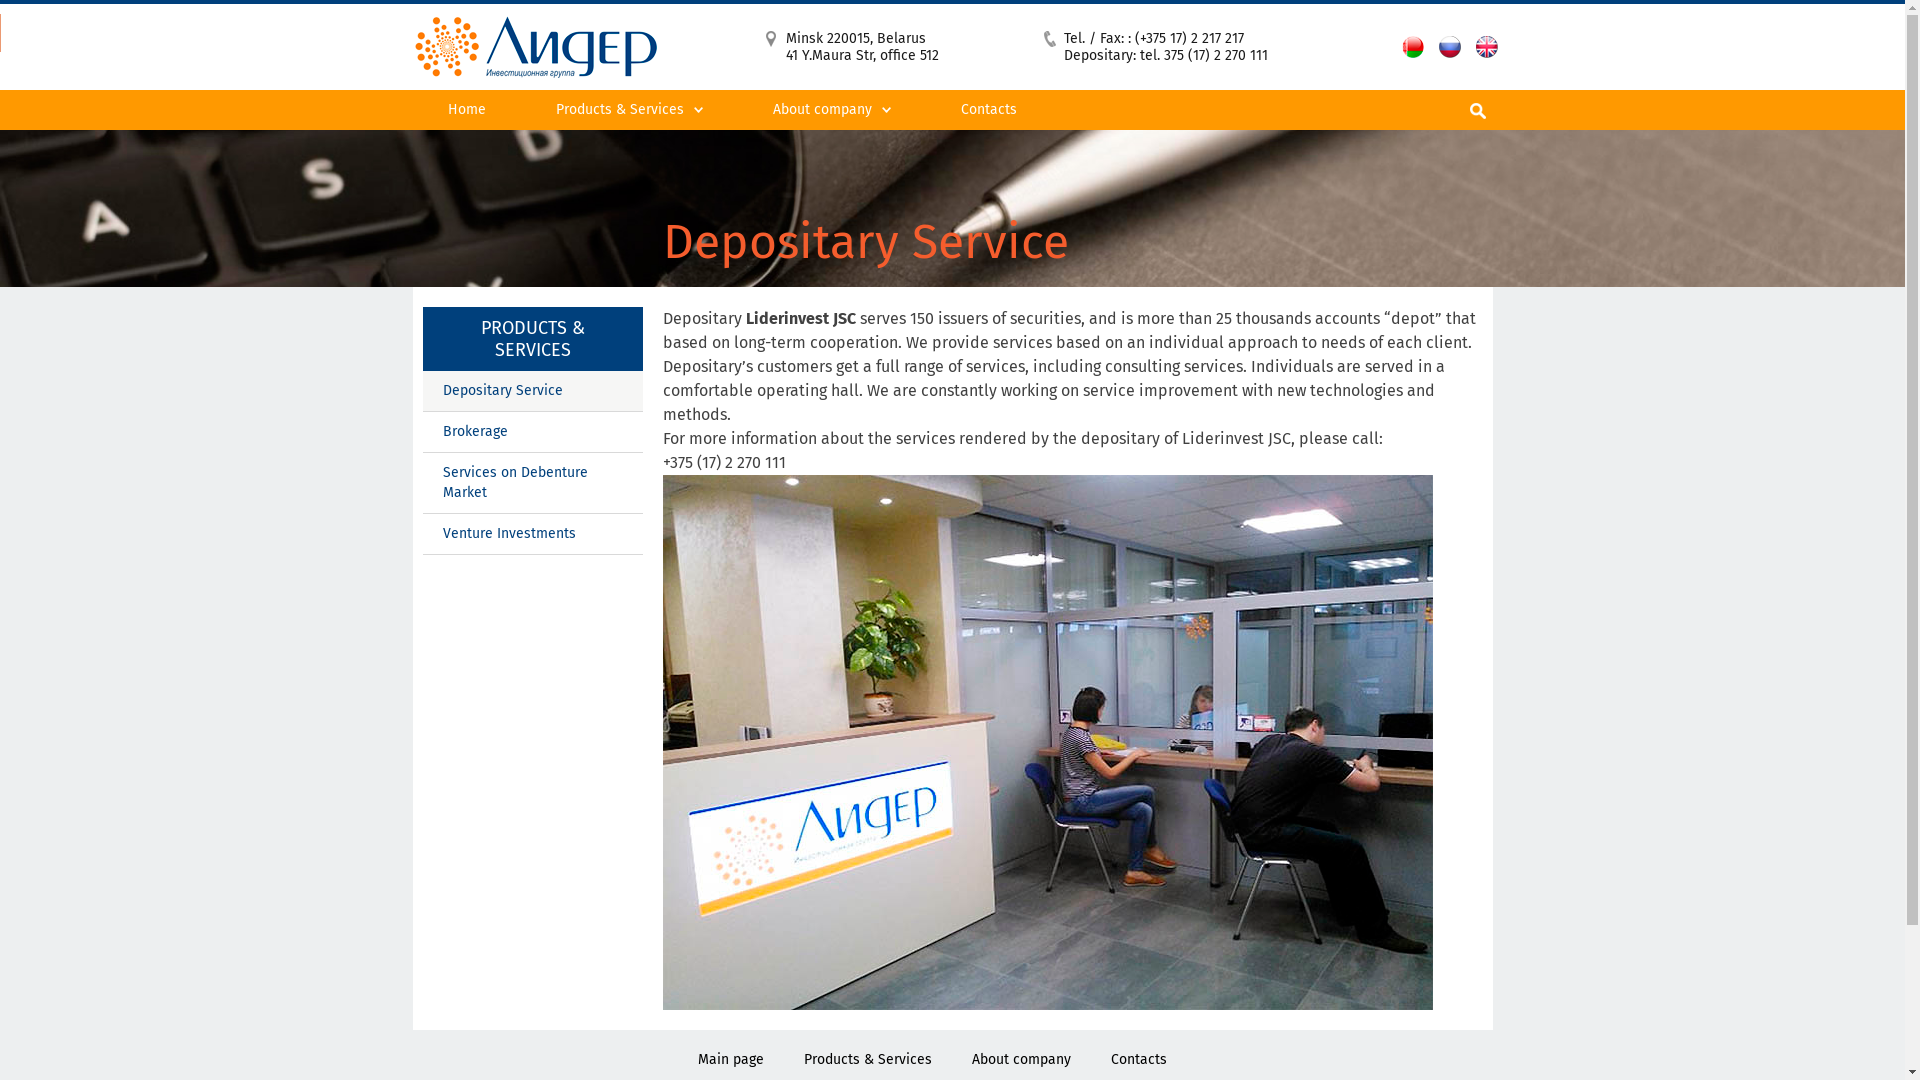 This screenshot has height=1080, width=1920. What do you see at coordinates (868, 1058) in the screenshot?
I see `'Products & Services'` at bounding box center [868, 1058].